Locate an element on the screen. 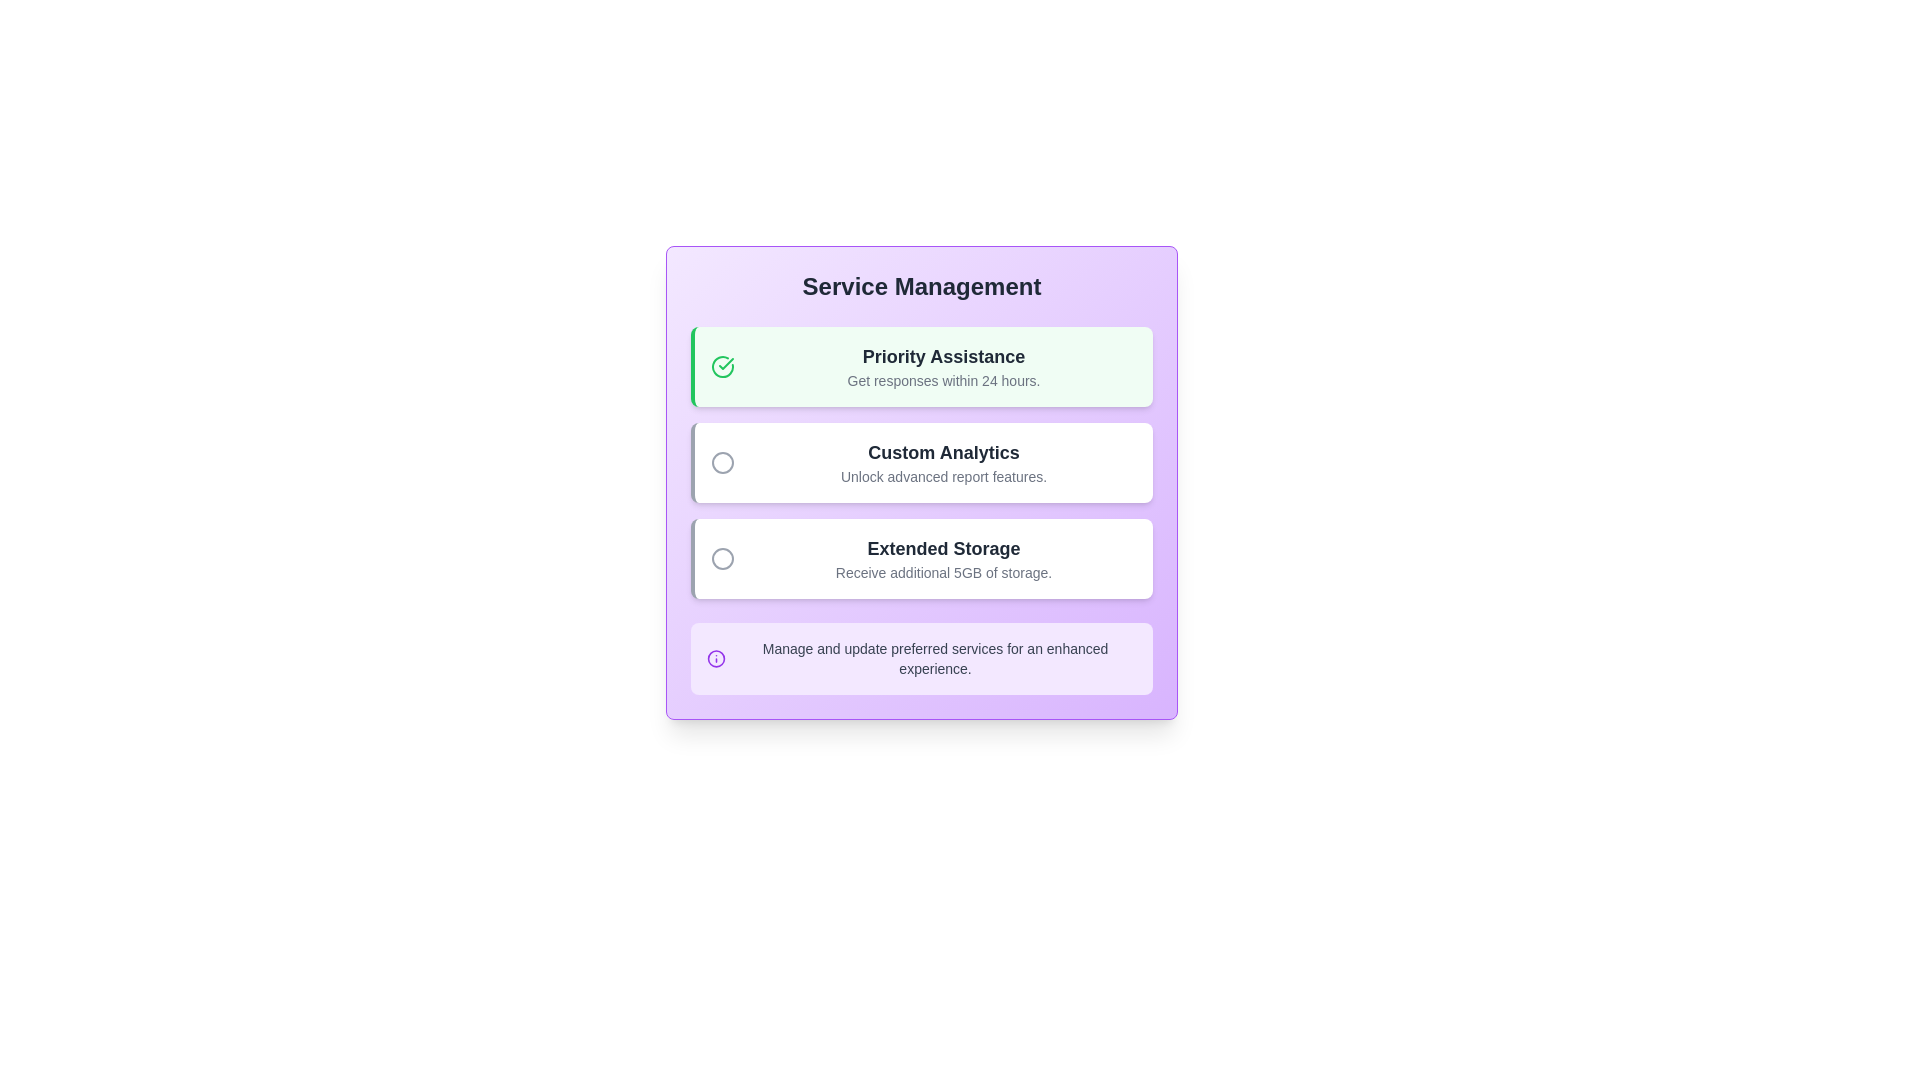 The image size is (1920, 1080). the icon representing the selection status of the 'Priority Assistance' feature, indicating that it is currently chosen is located at coordinates (722, 366).